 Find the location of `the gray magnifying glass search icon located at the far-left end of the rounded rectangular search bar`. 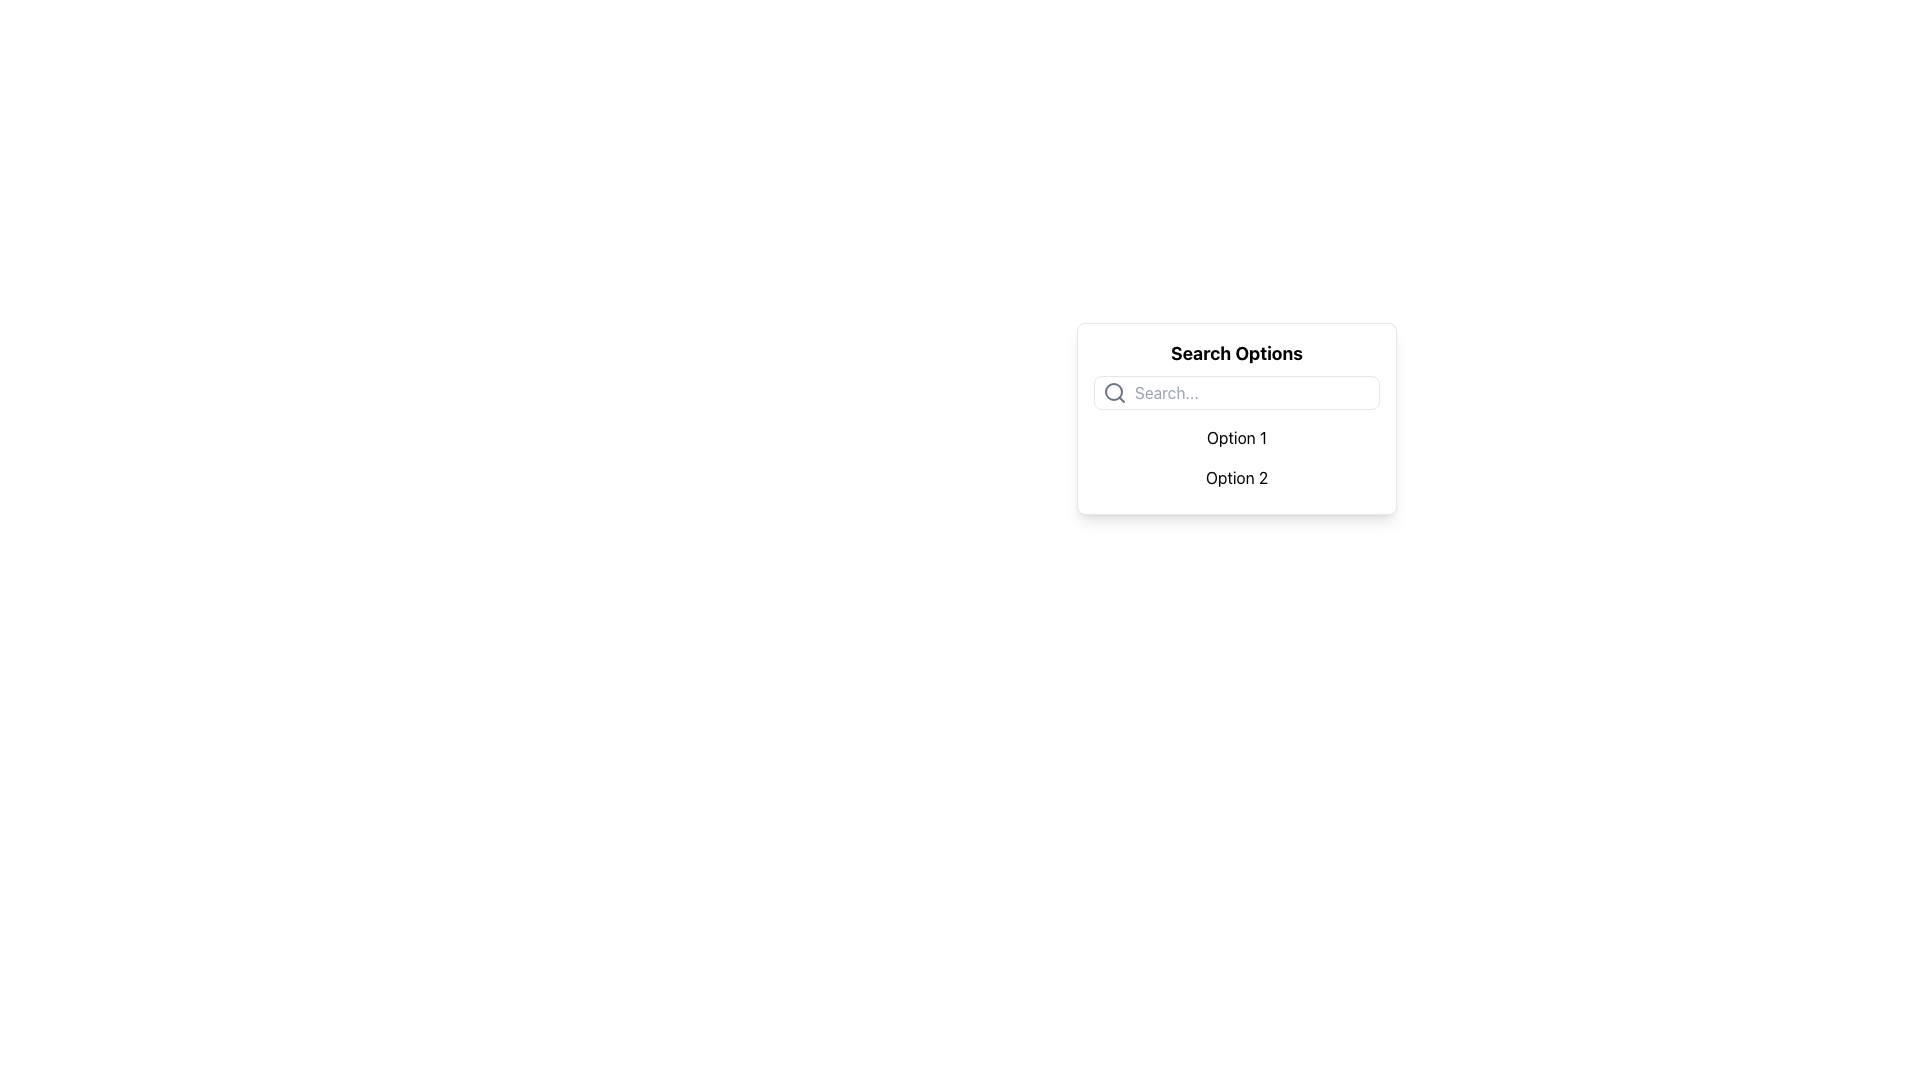

the gray magnifying glass search icon located at the far-left end of the rounded rectangular search bar is located at coordinates (1113, 393).